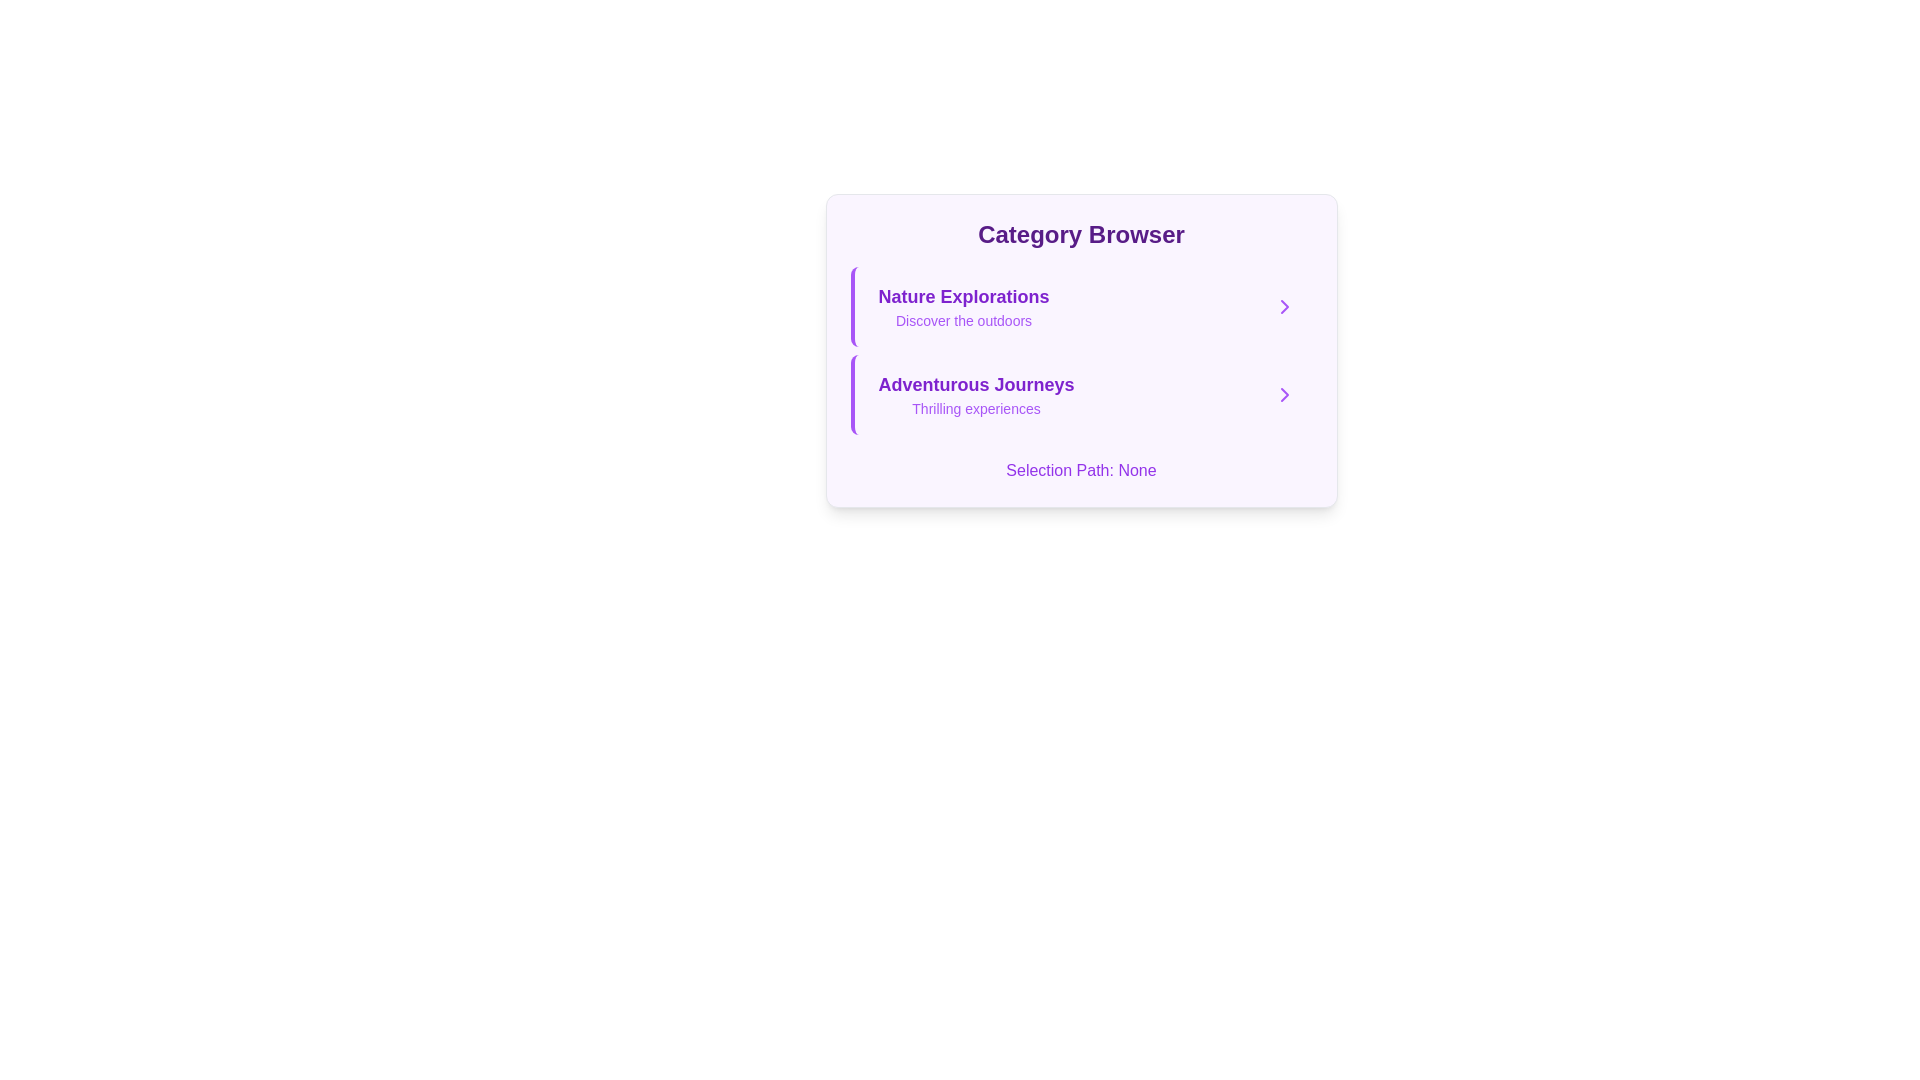 Image resolution: width=1920 pixels, height=1080 pixels. Describe the element at coordinates (1284, 307) in the screenshot. I see `the chevron arrow icon located to the right of the 'Nature Explorations' text` at that location.